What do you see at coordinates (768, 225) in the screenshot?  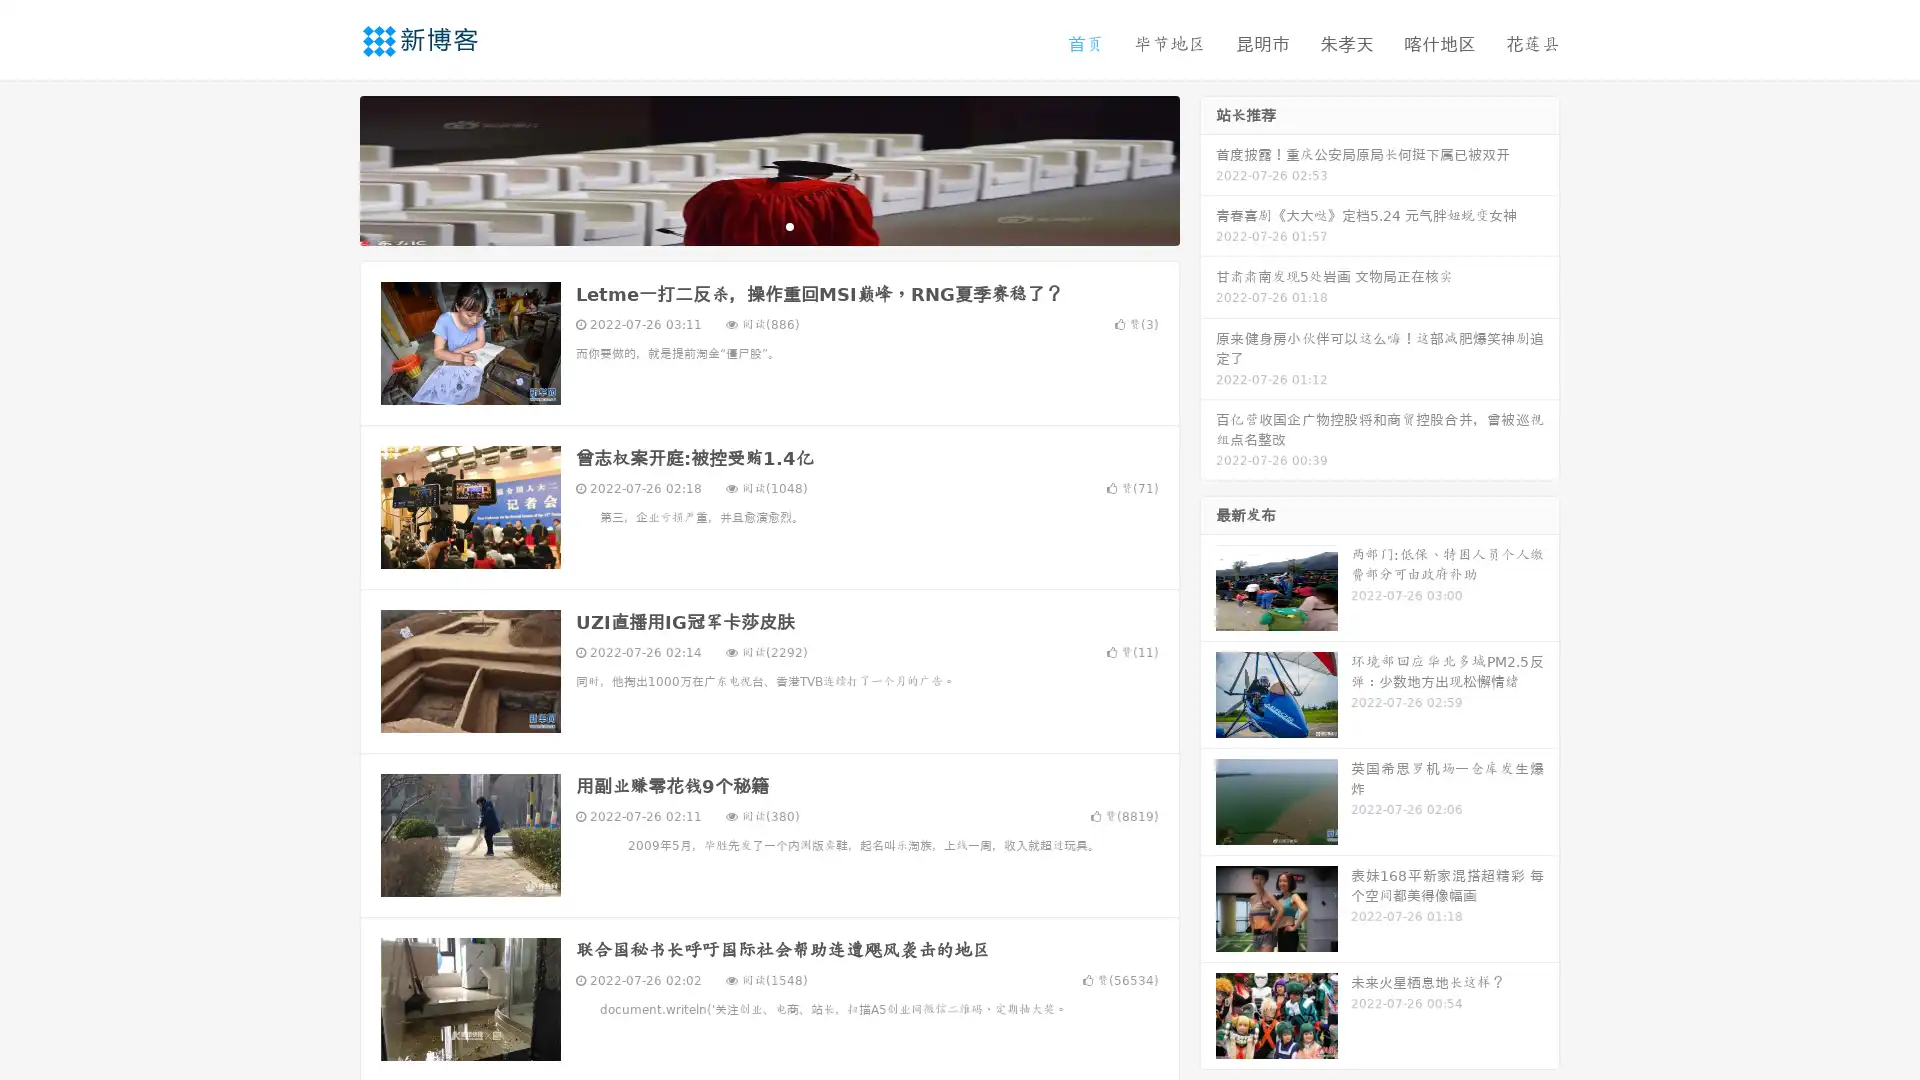 I see `Go to slide 2` at bounding box center [768, 225].